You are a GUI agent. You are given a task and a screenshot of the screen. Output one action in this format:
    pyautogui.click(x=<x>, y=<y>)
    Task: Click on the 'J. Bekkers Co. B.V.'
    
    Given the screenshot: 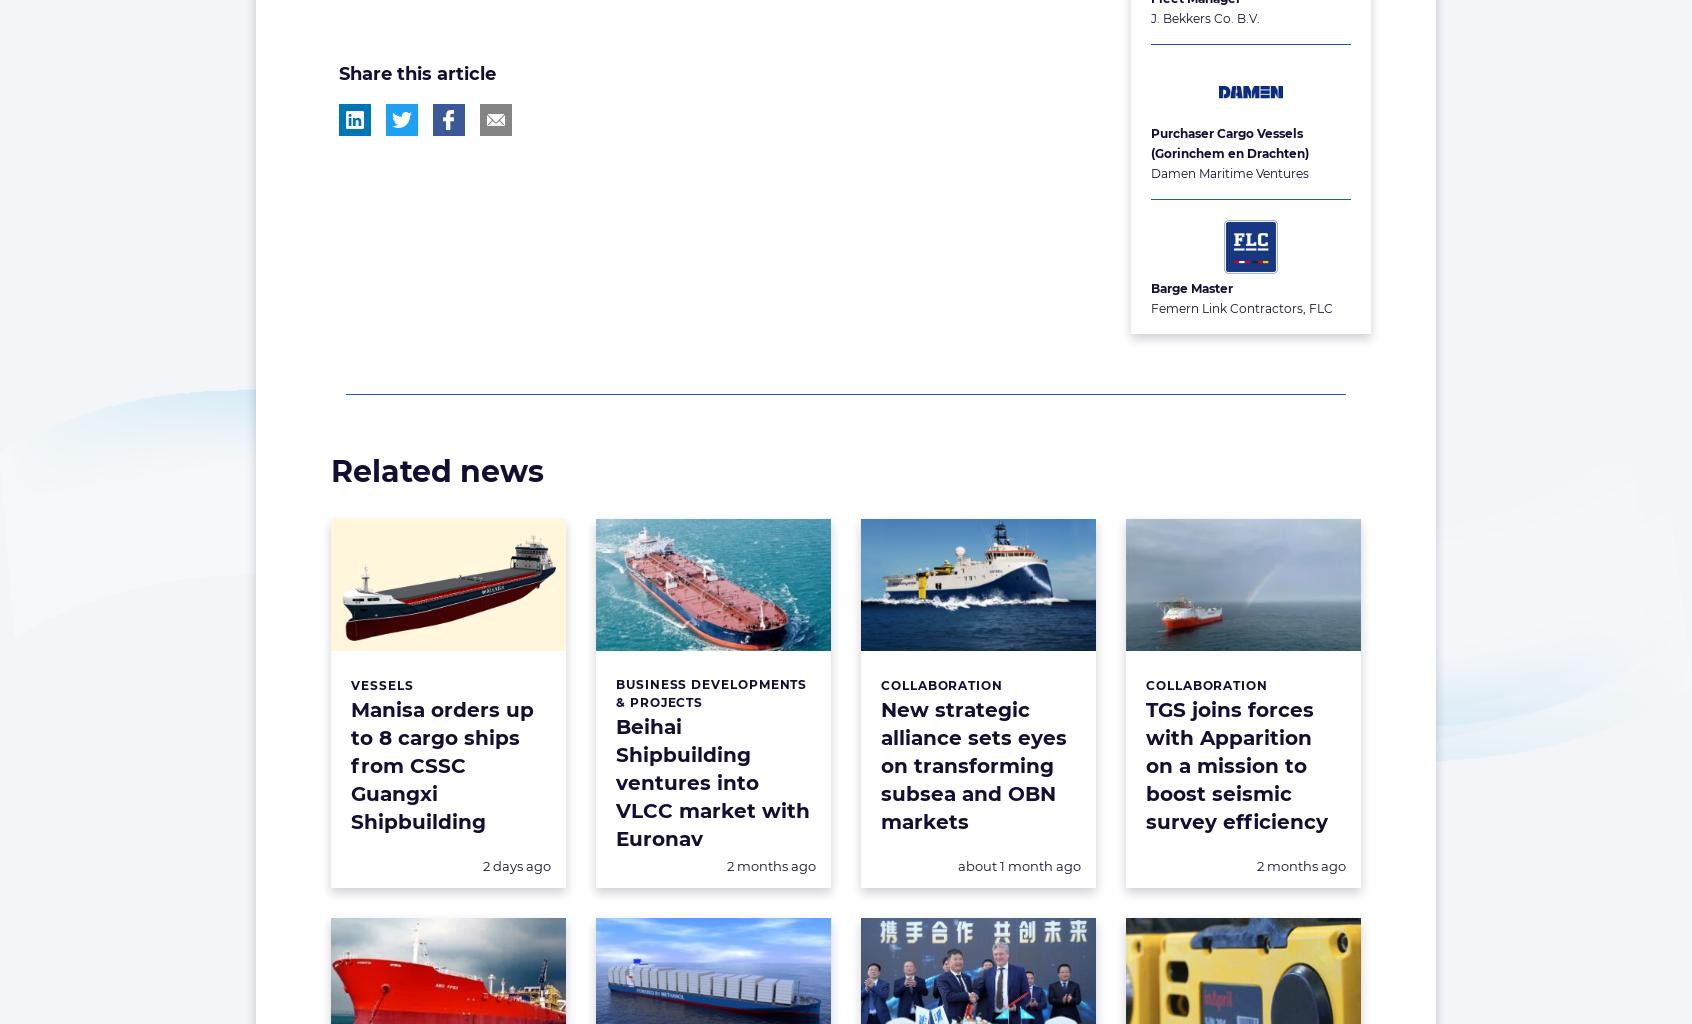 What is the action you would take?
    pyautogui.click(x=1205, y=18)
    